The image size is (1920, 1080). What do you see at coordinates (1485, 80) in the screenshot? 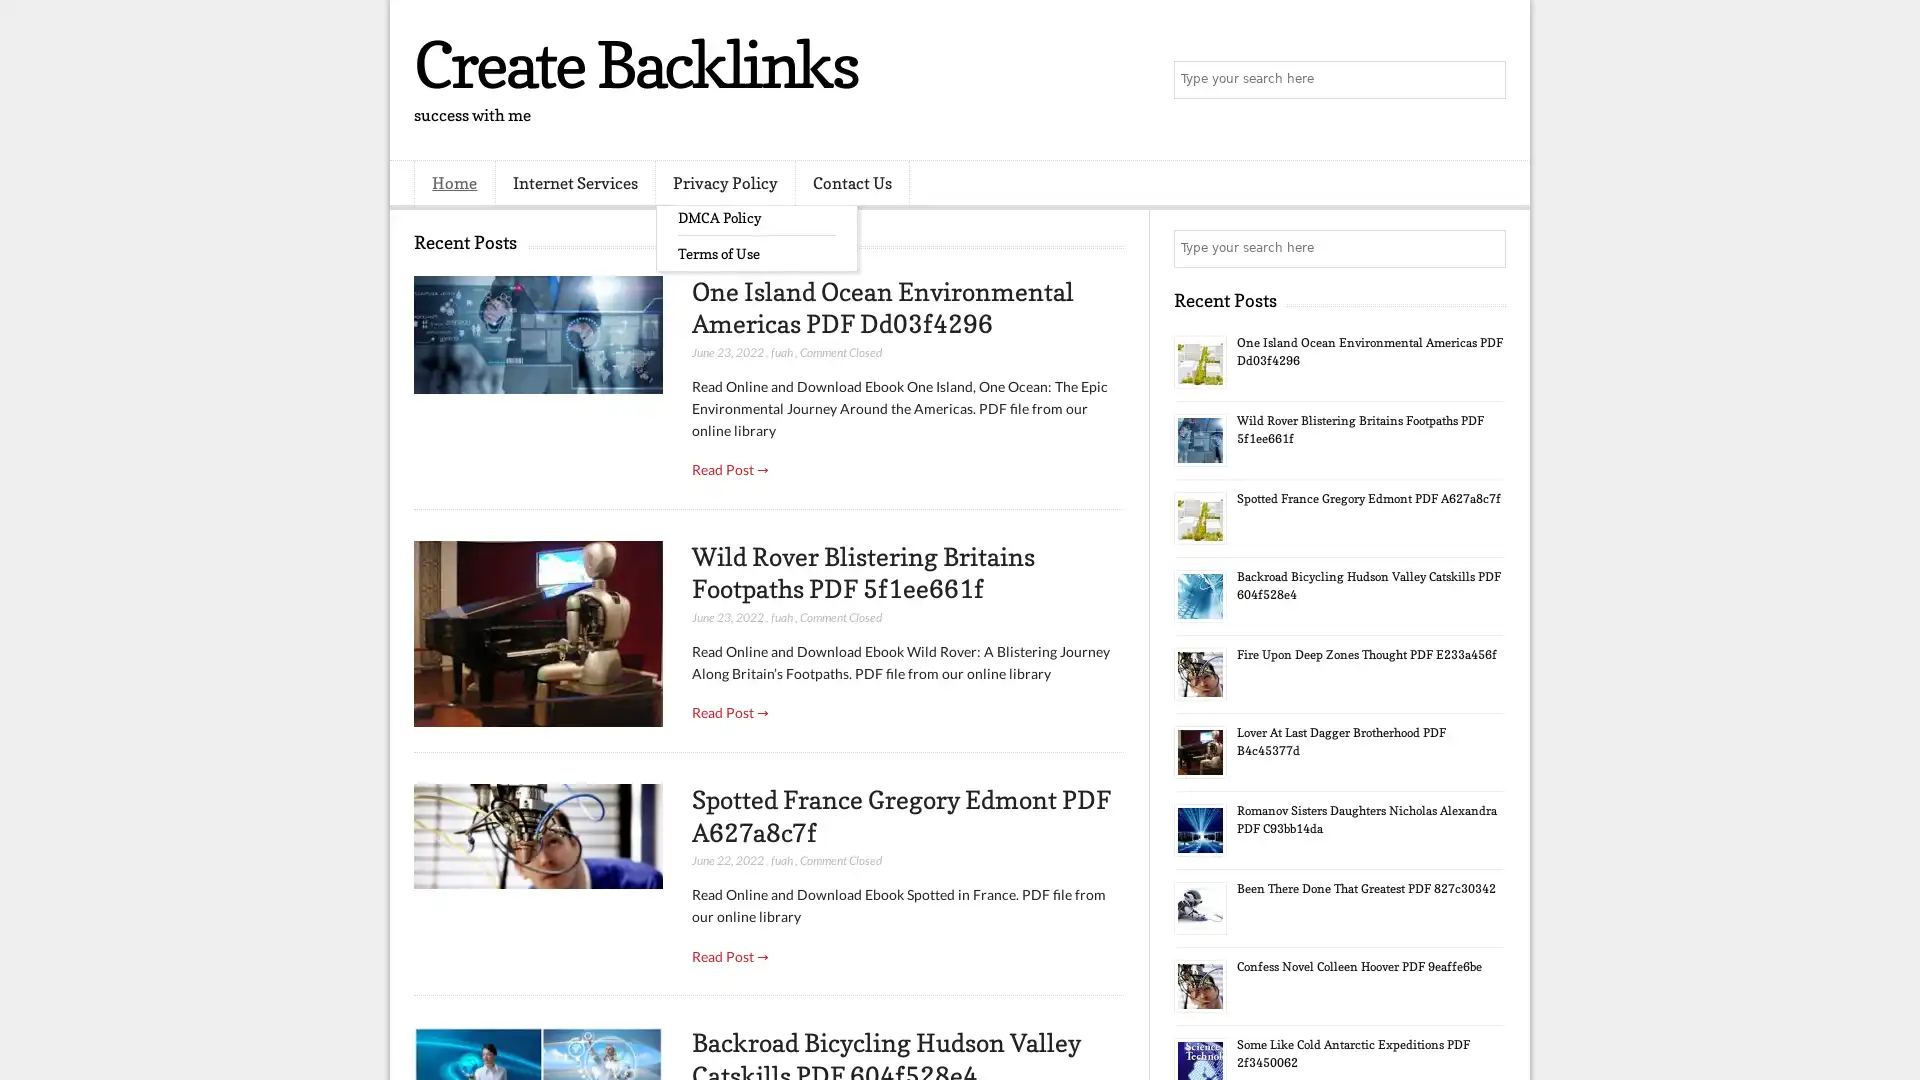
I see `Search` at bounding box center [1485, 80].